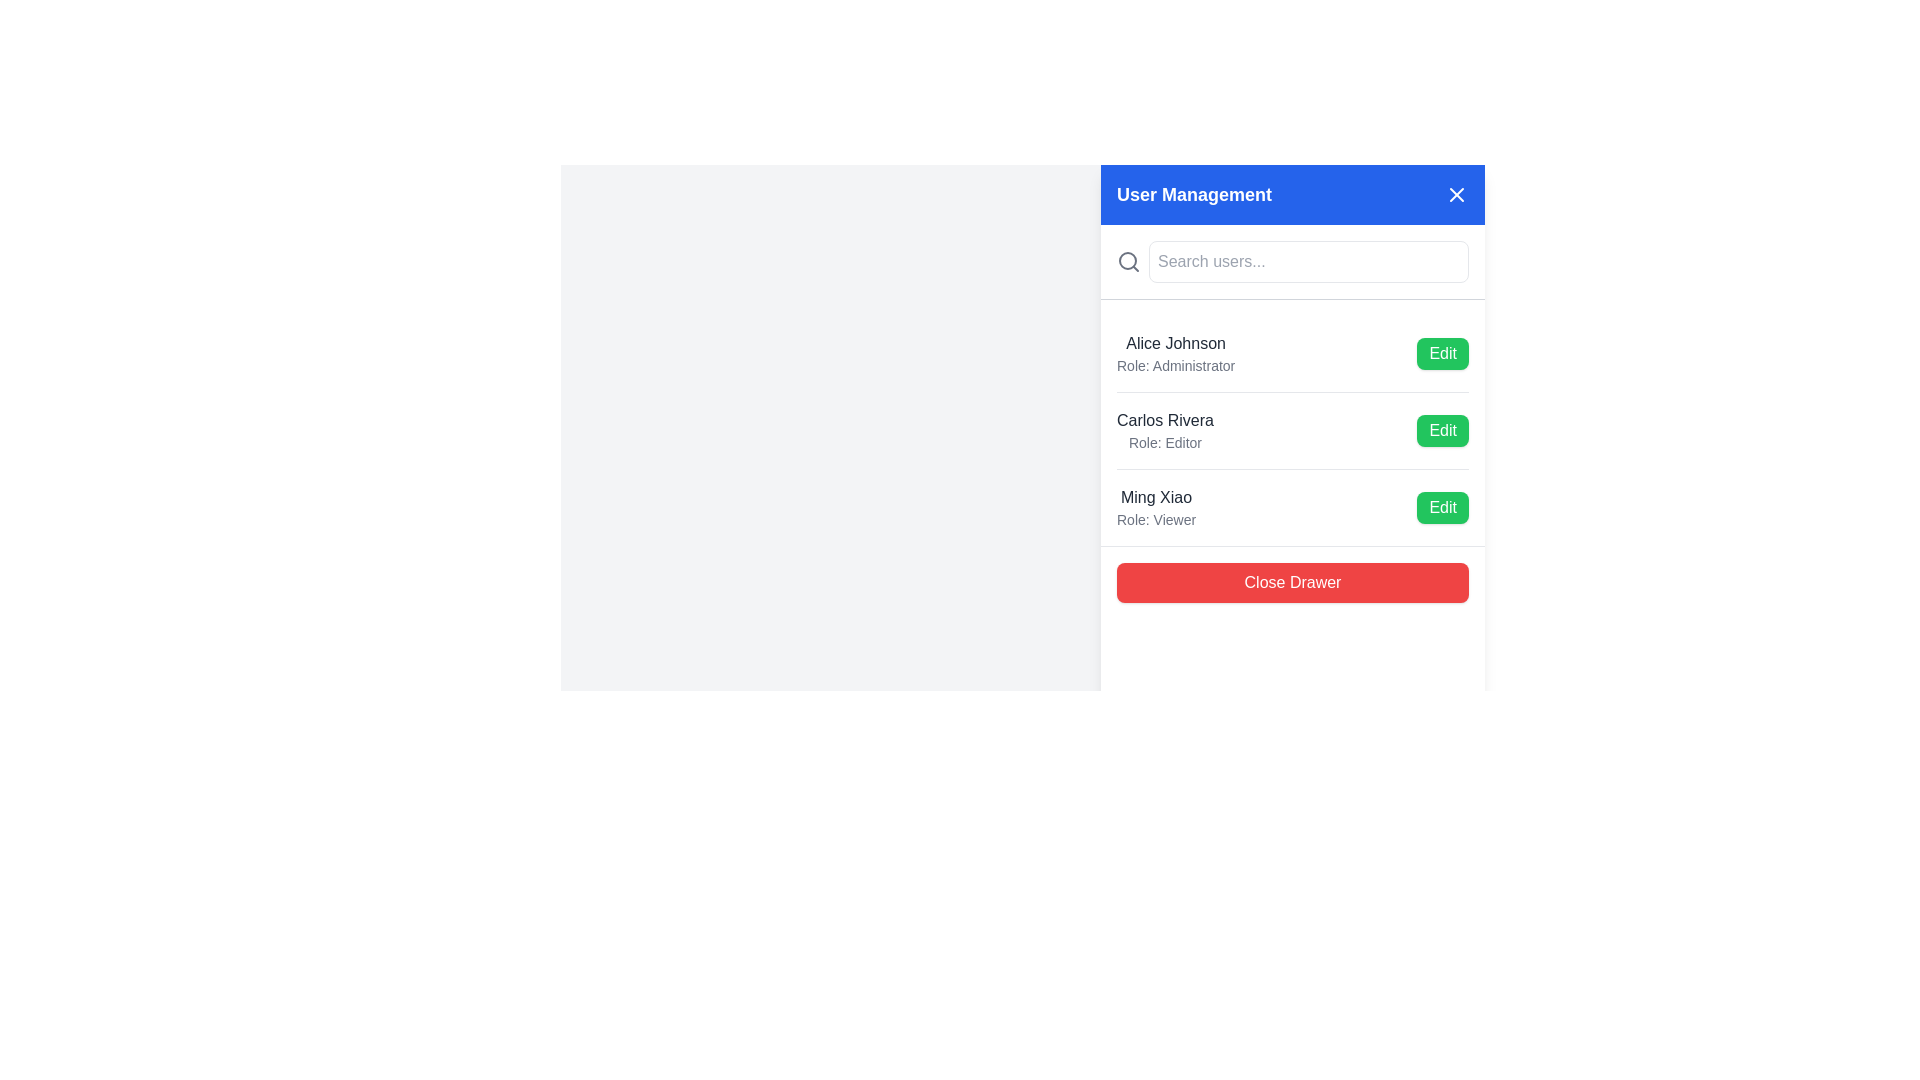  What do you see at coordinates (1457, 195) in the screenshot?
I see `the close button located in the top-right corner of the header section with a blue background` at bounding box center [1457, 195].